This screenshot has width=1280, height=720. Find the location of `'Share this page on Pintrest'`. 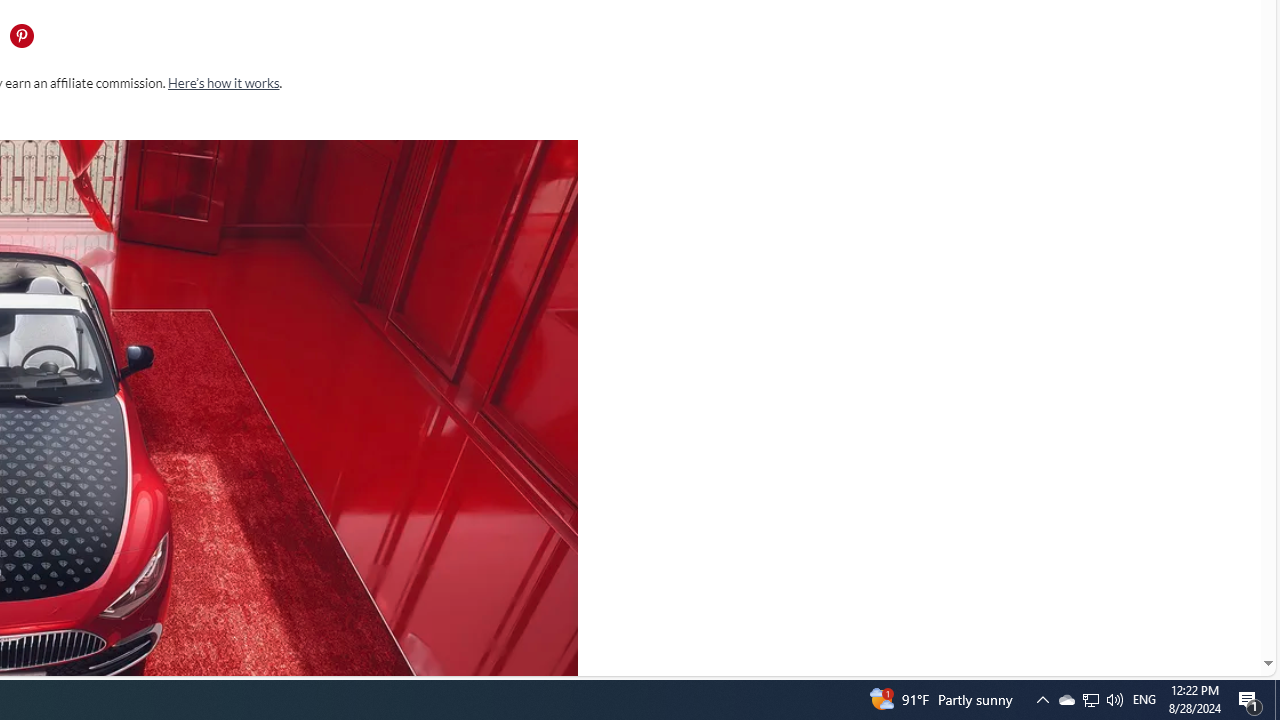

'Share this page on Pintrest' is located at coordinates (21, 36).